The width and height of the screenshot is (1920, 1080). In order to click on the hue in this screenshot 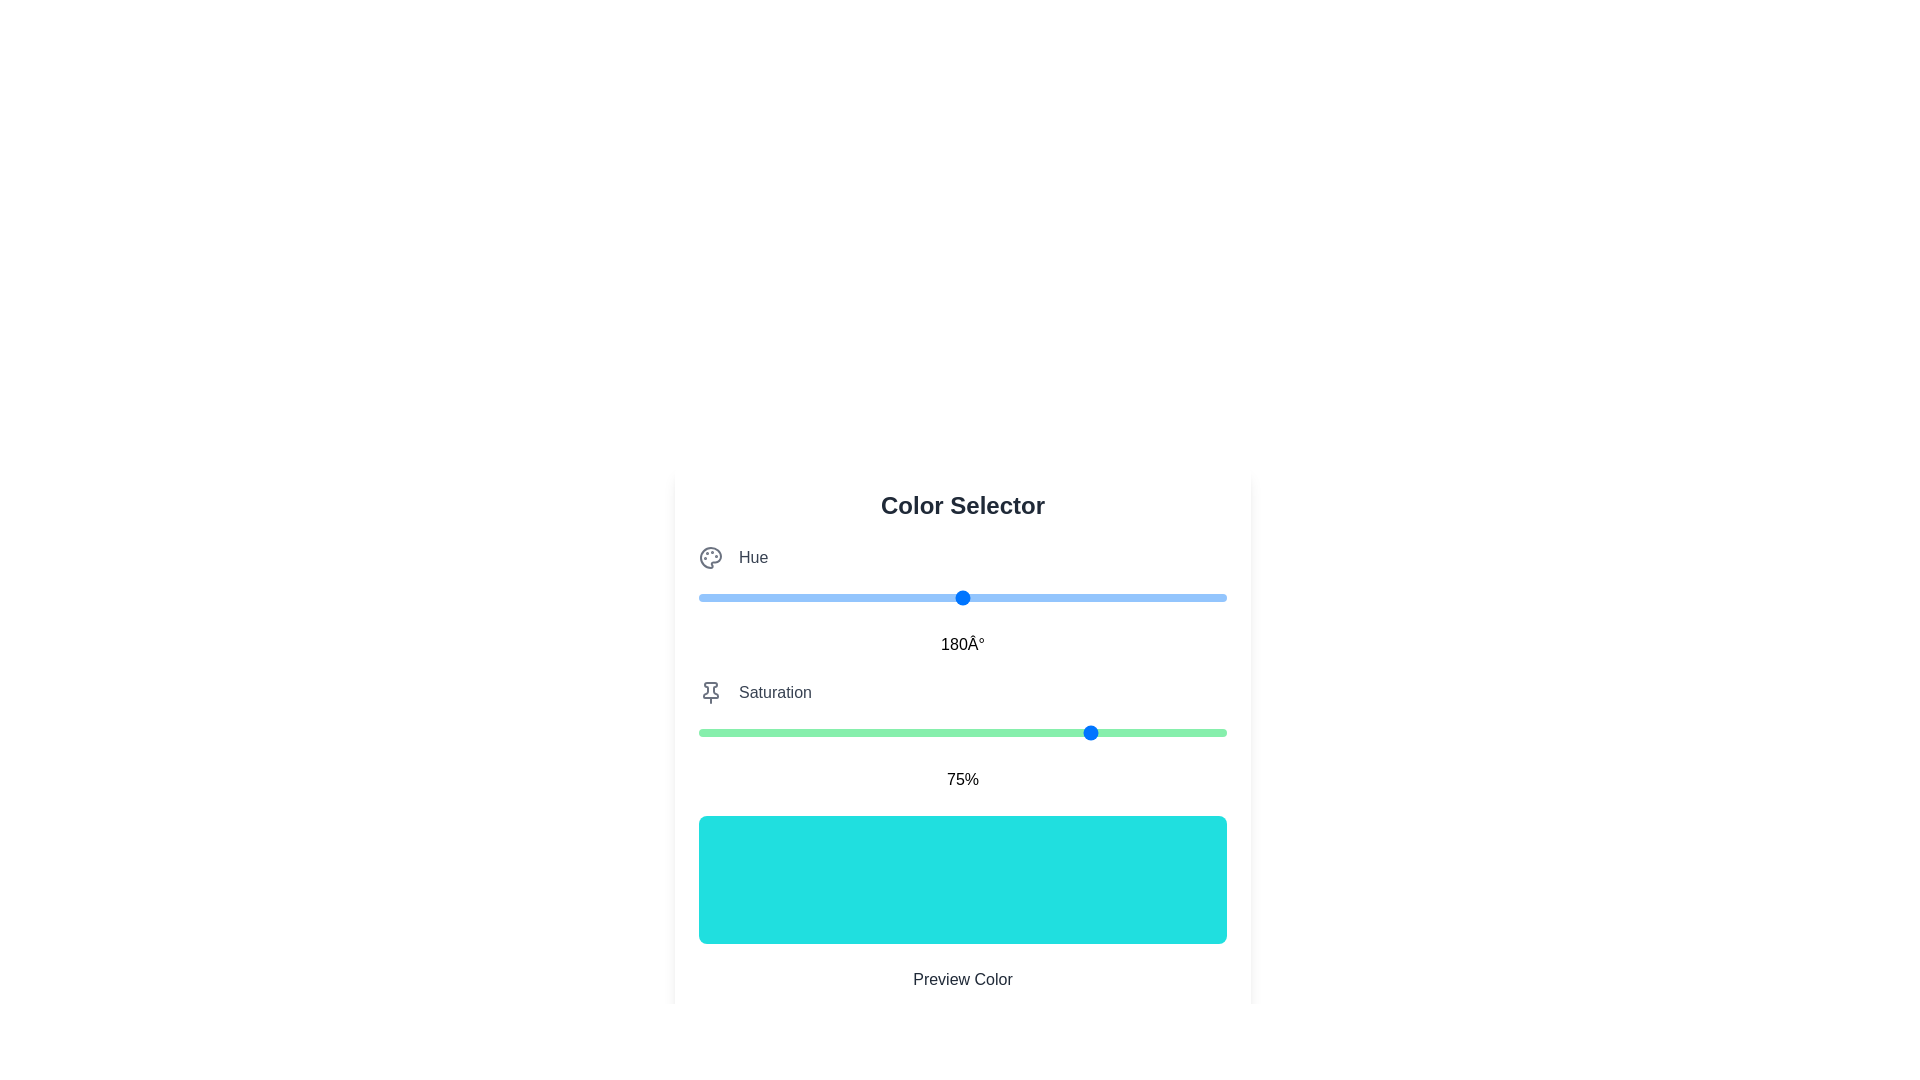, I will do `click(912, 596)`.